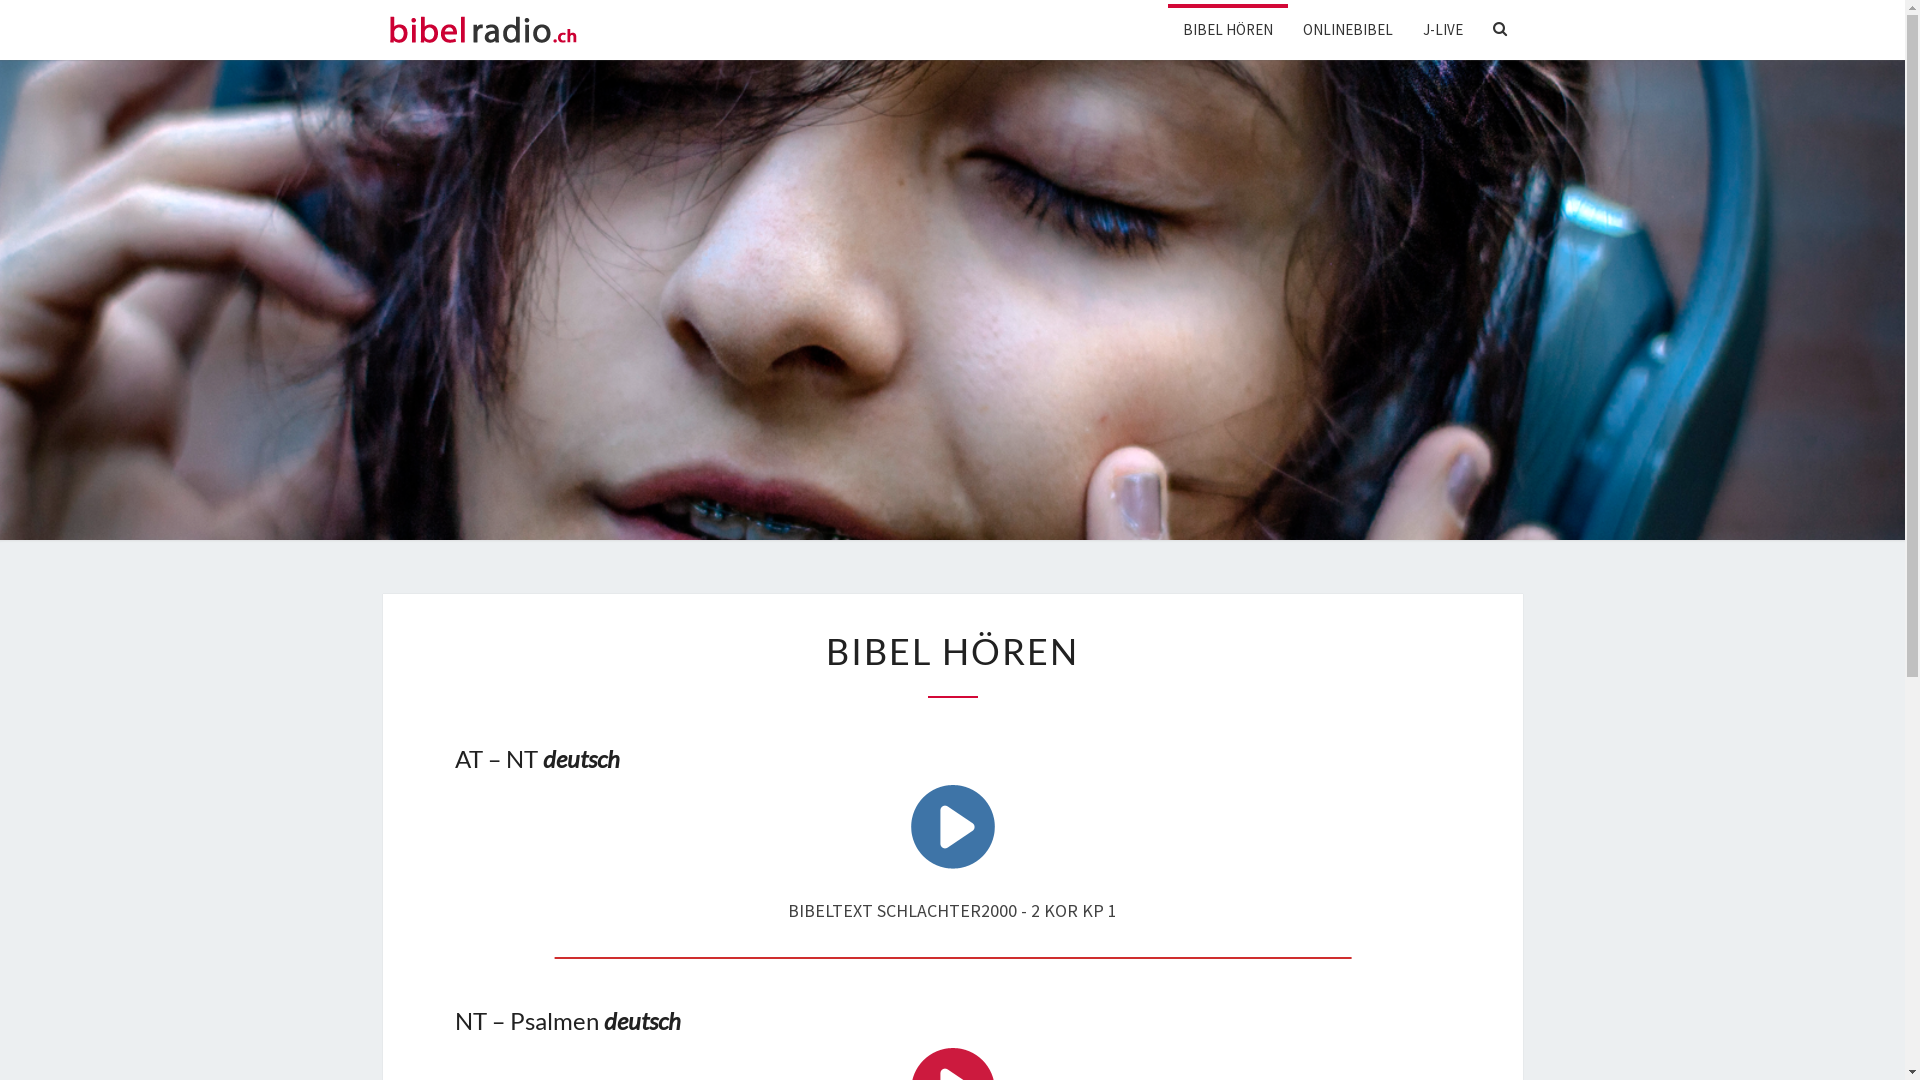 The image size is (1920, 1080). I want to click on 'ONLINEBIBEL', so click(1348, 29).